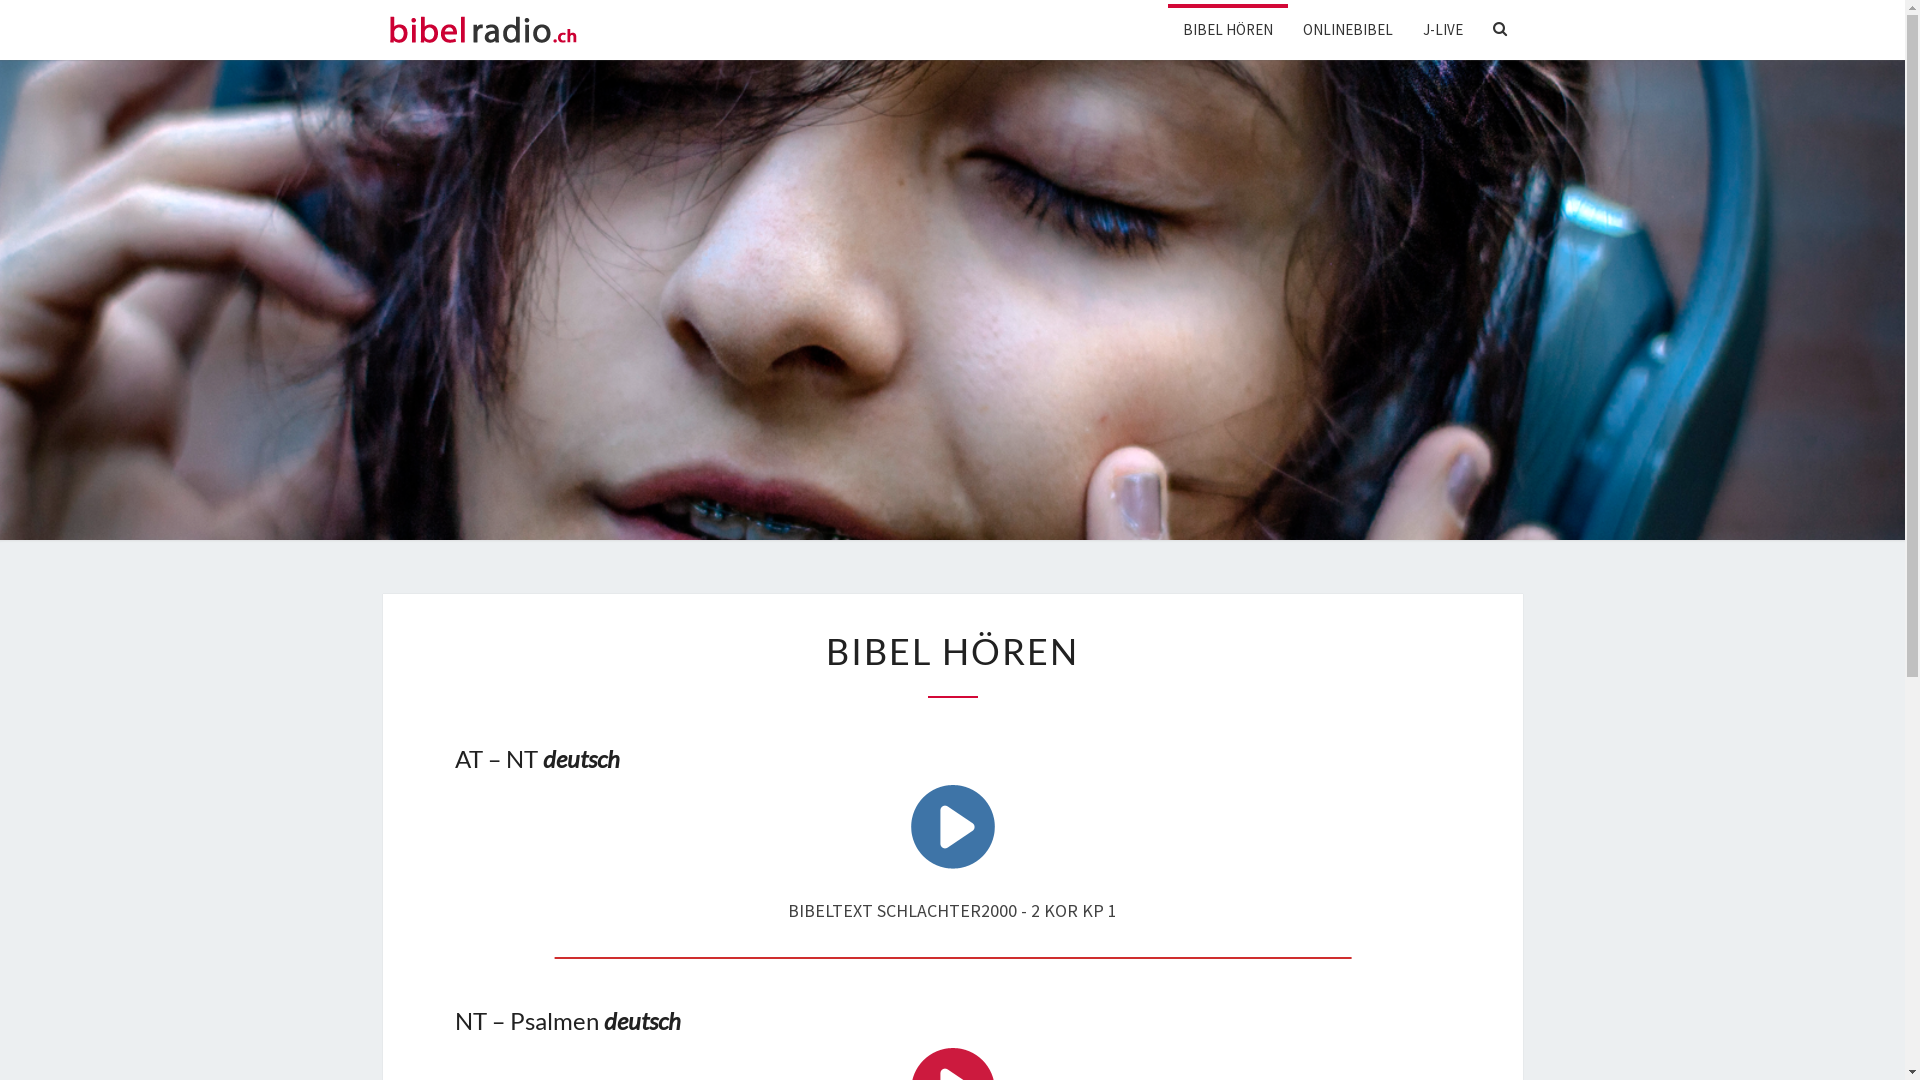 The image size is (1920, 1080). I want to click on 'ONLINEBIBEL', so click(1348, 29).